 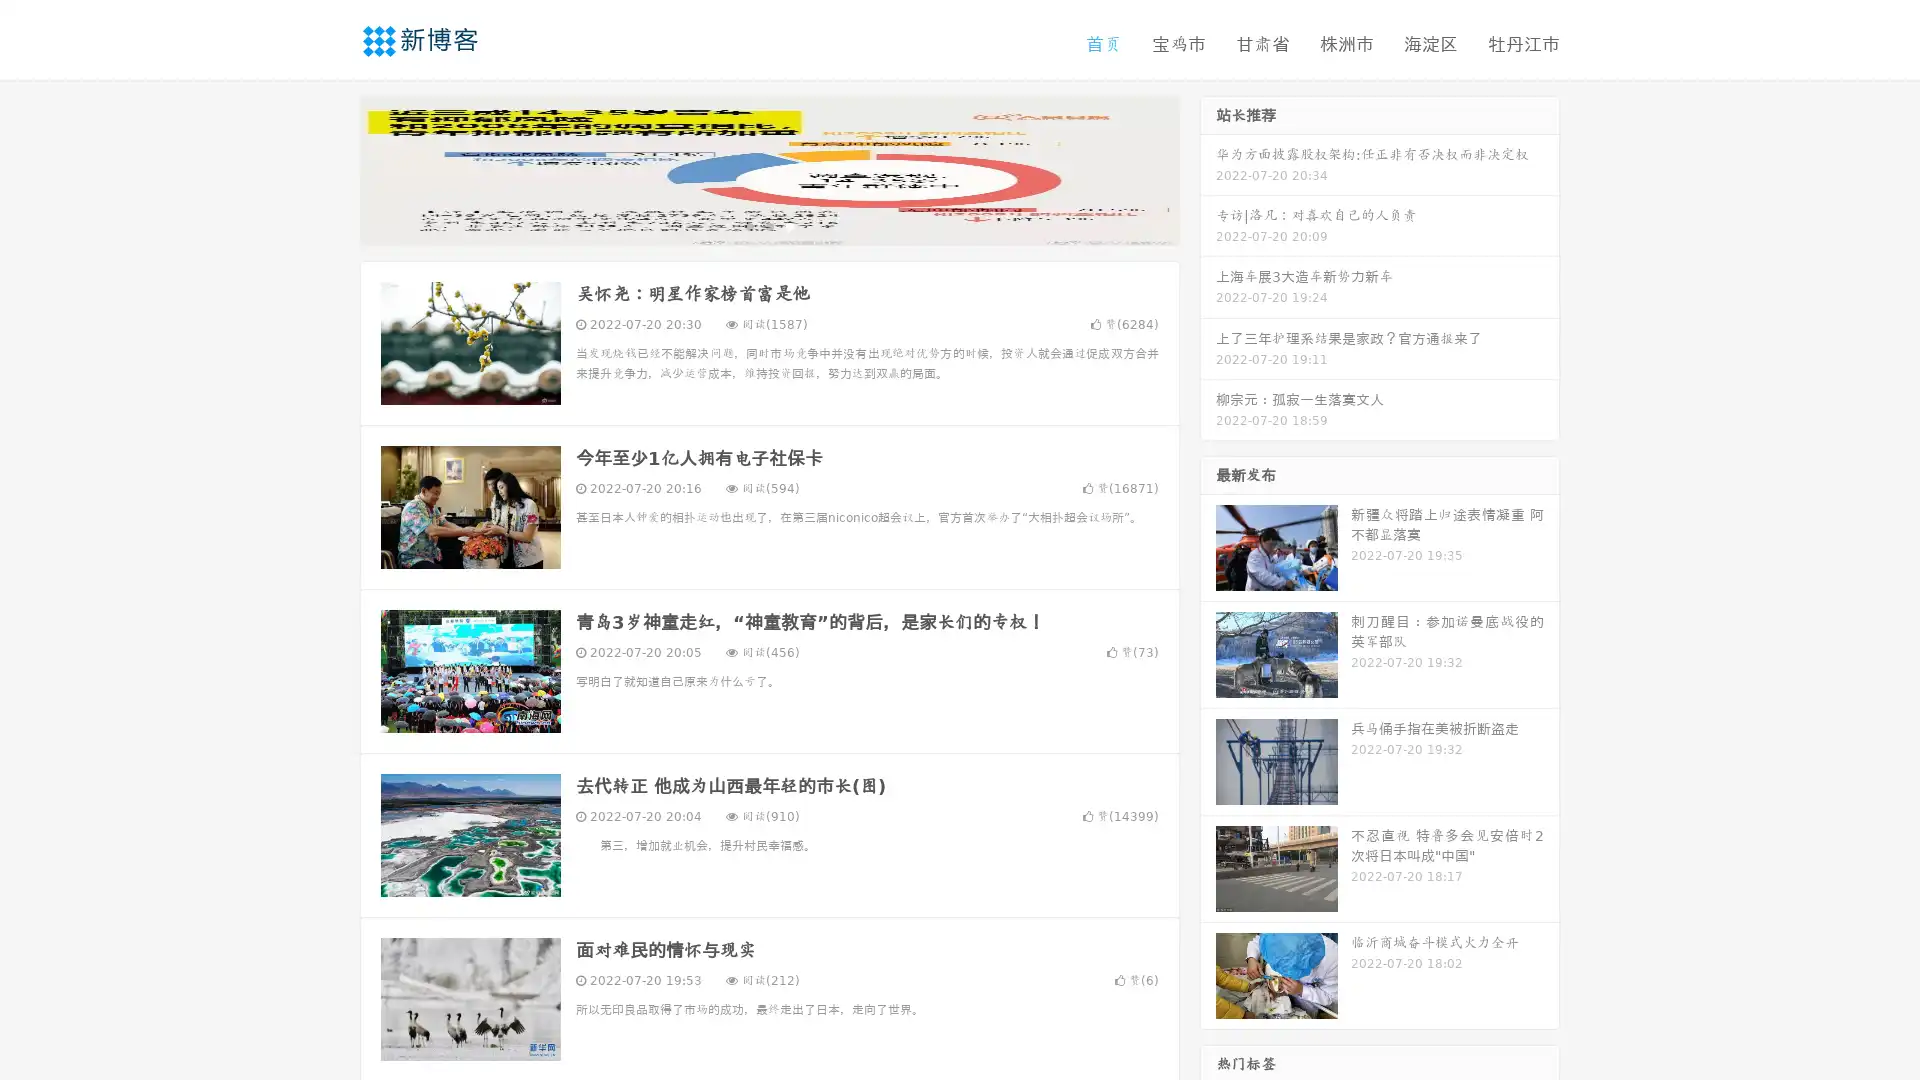 What do you see at coordinates (1208, 168) in the screenshot?
I see `Next slide` at bounding box center [1208, 168].